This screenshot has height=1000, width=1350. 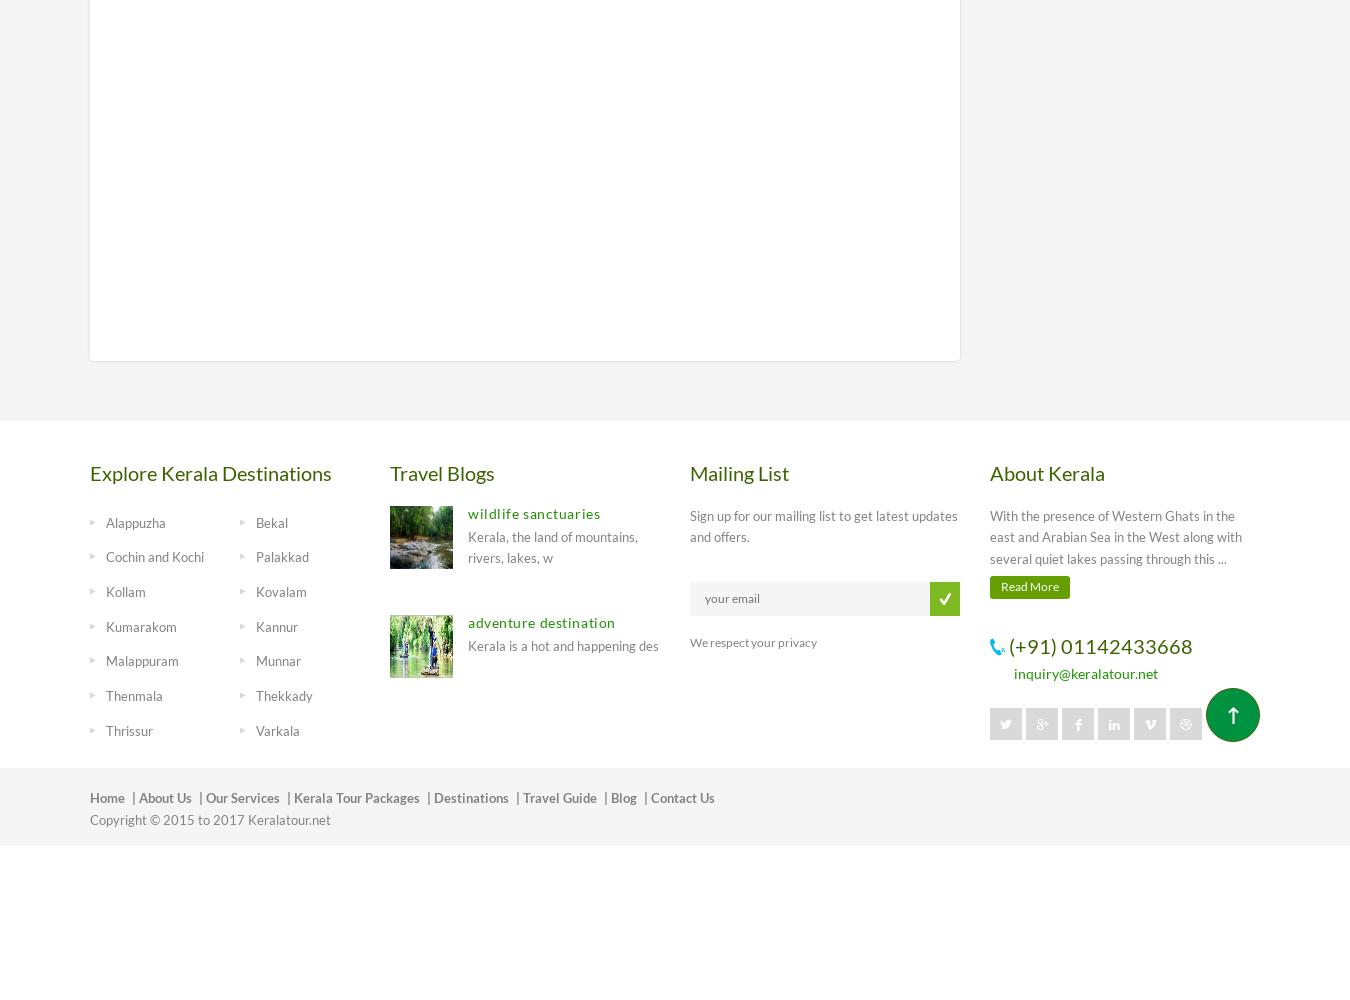 I want to click on 'Kumarakom', so click(x=104, y=626).